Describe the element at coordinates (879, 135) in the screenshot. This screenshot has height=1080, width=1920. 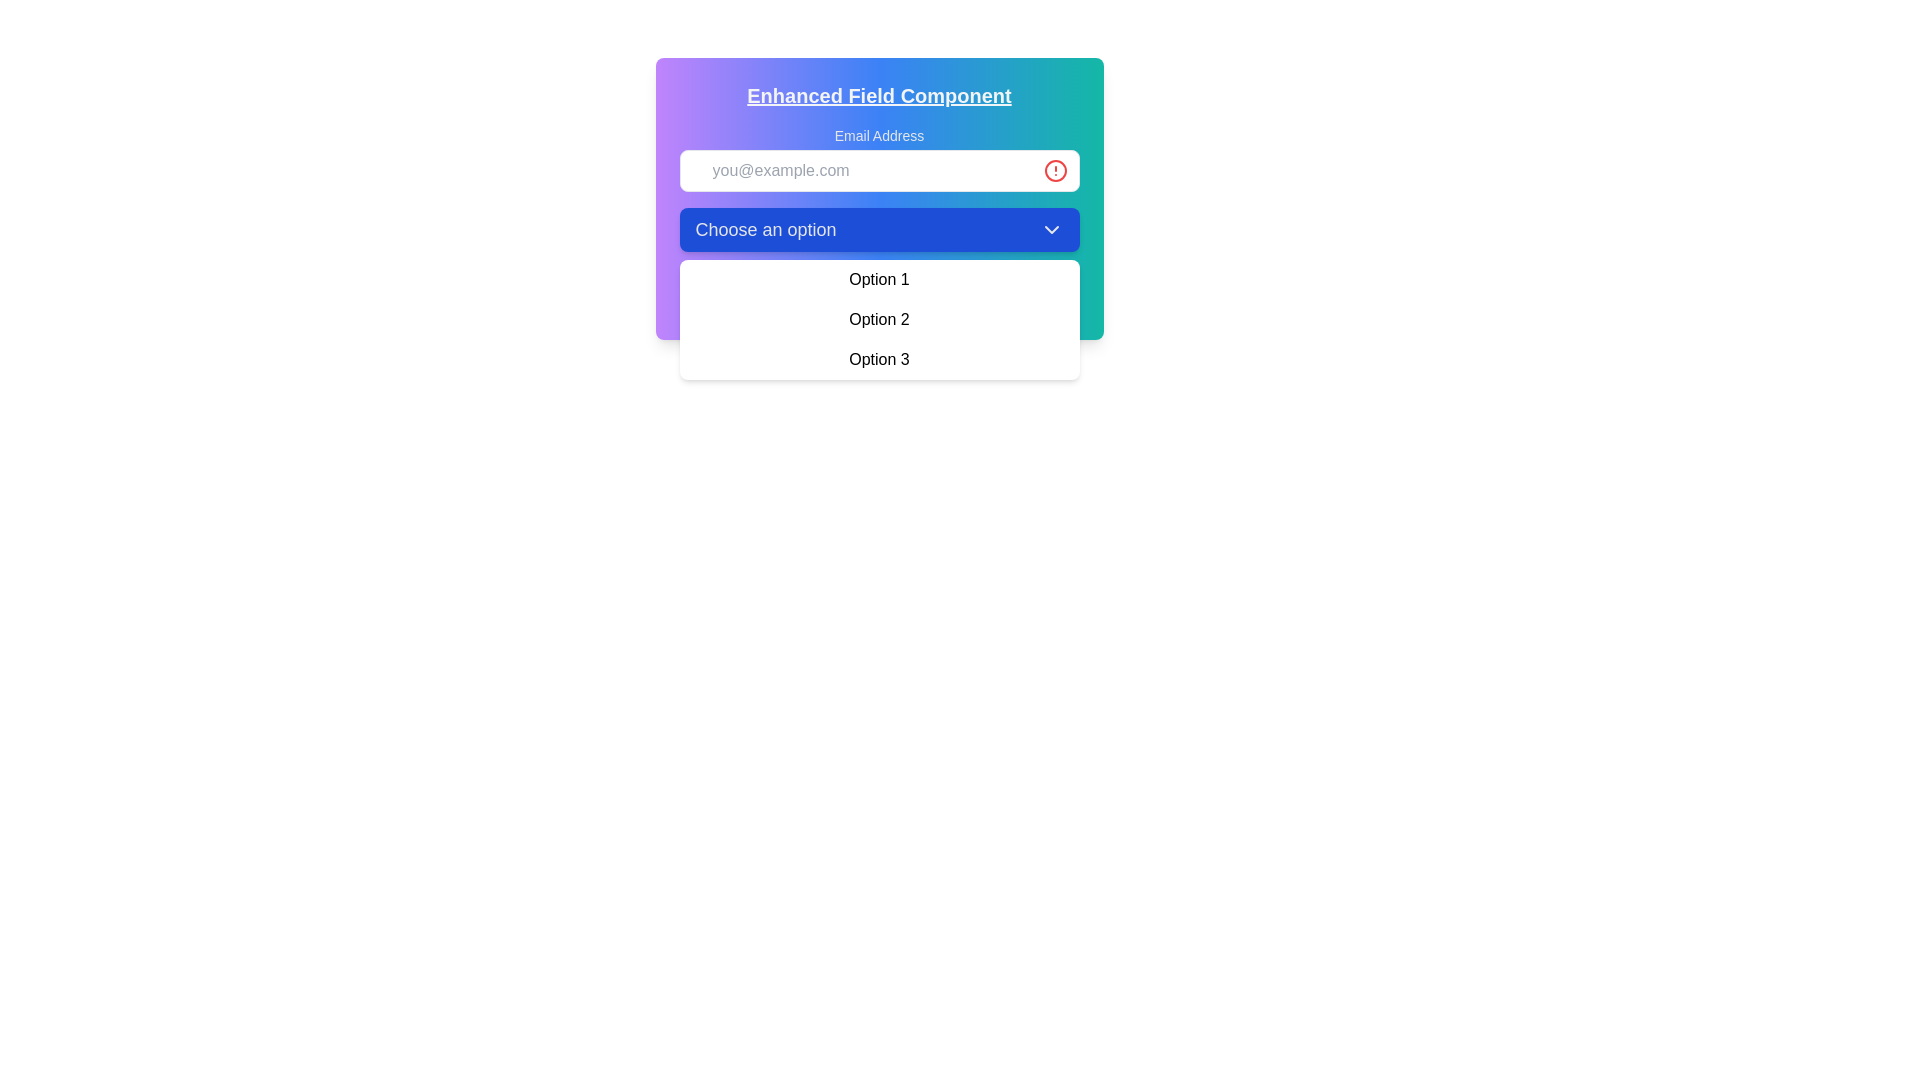
I see `the text label displaying 'Email Address', which is positioned above an input field and aligned with the left margin, located near the top center of the form component` at that location.